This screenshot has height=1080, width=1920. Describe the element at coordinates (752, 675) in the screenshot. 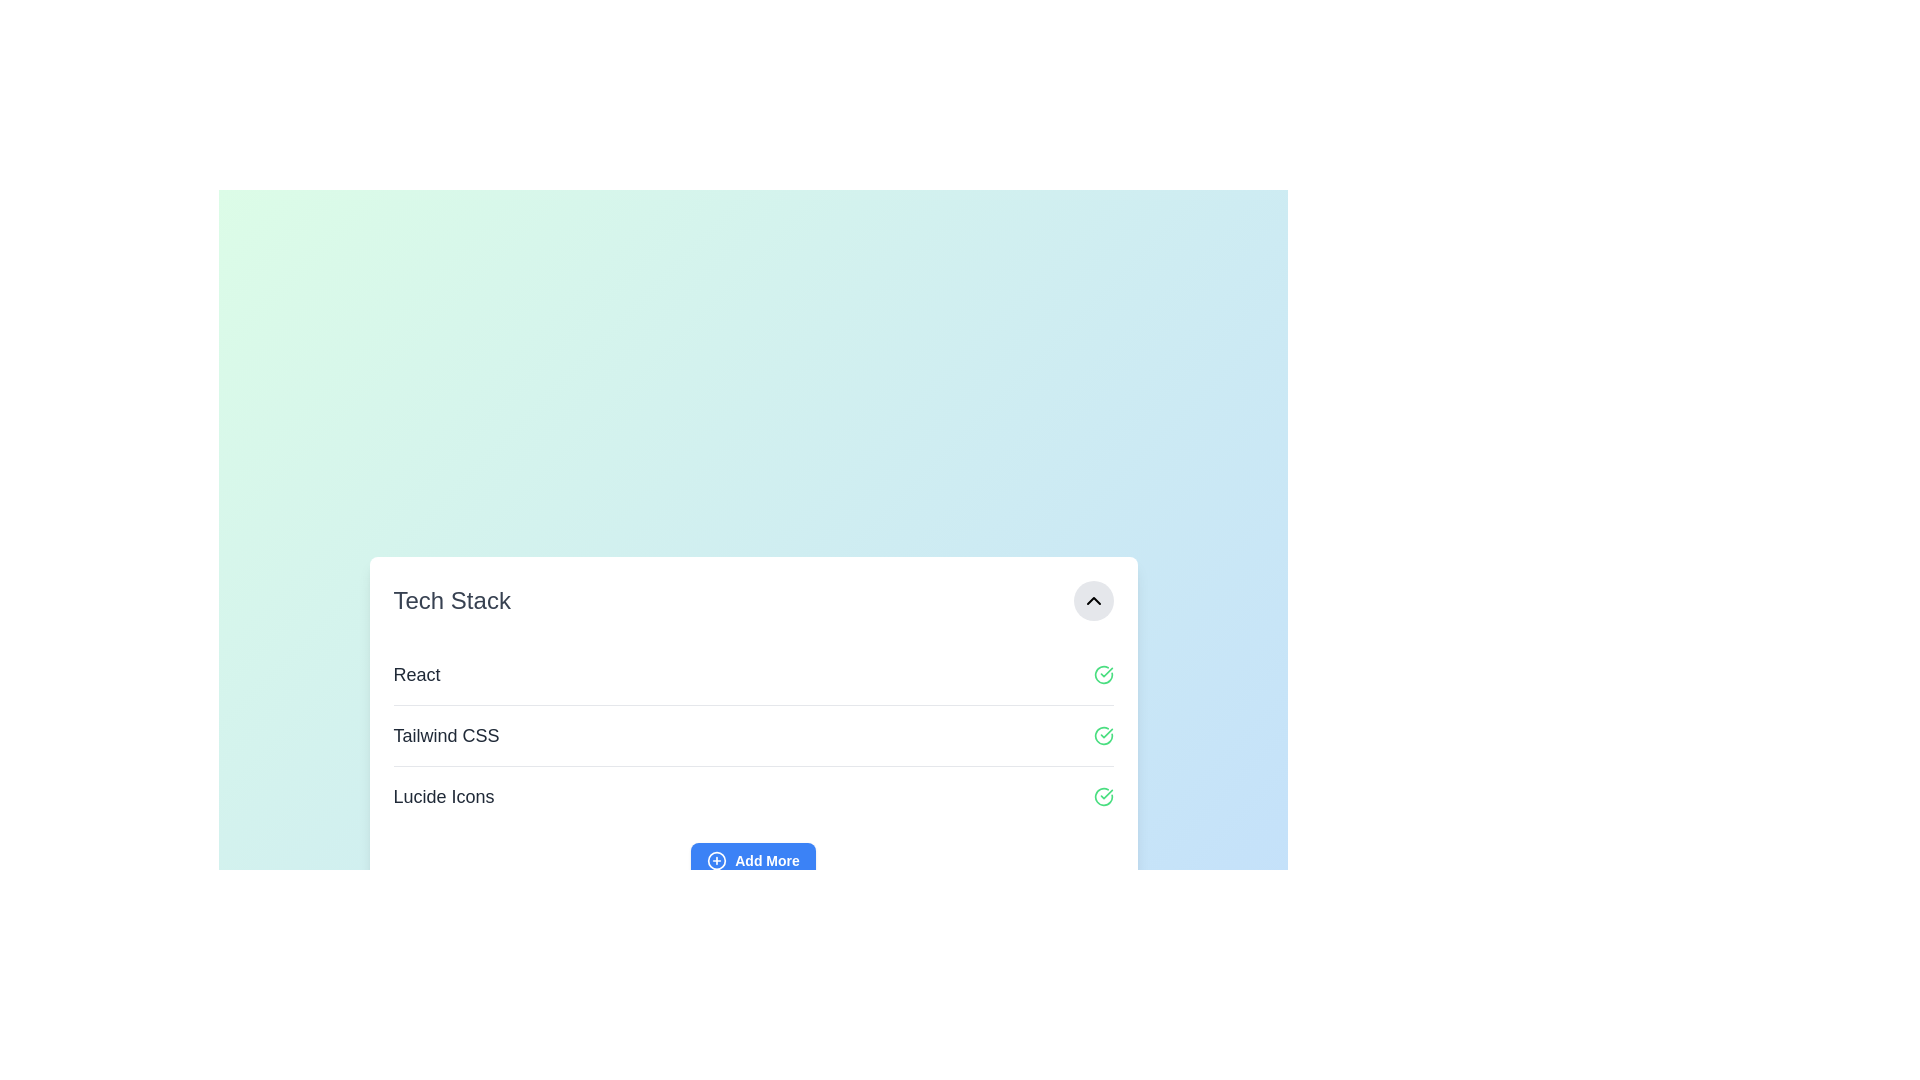

I see `the first list item labeled 'React'` at that location.